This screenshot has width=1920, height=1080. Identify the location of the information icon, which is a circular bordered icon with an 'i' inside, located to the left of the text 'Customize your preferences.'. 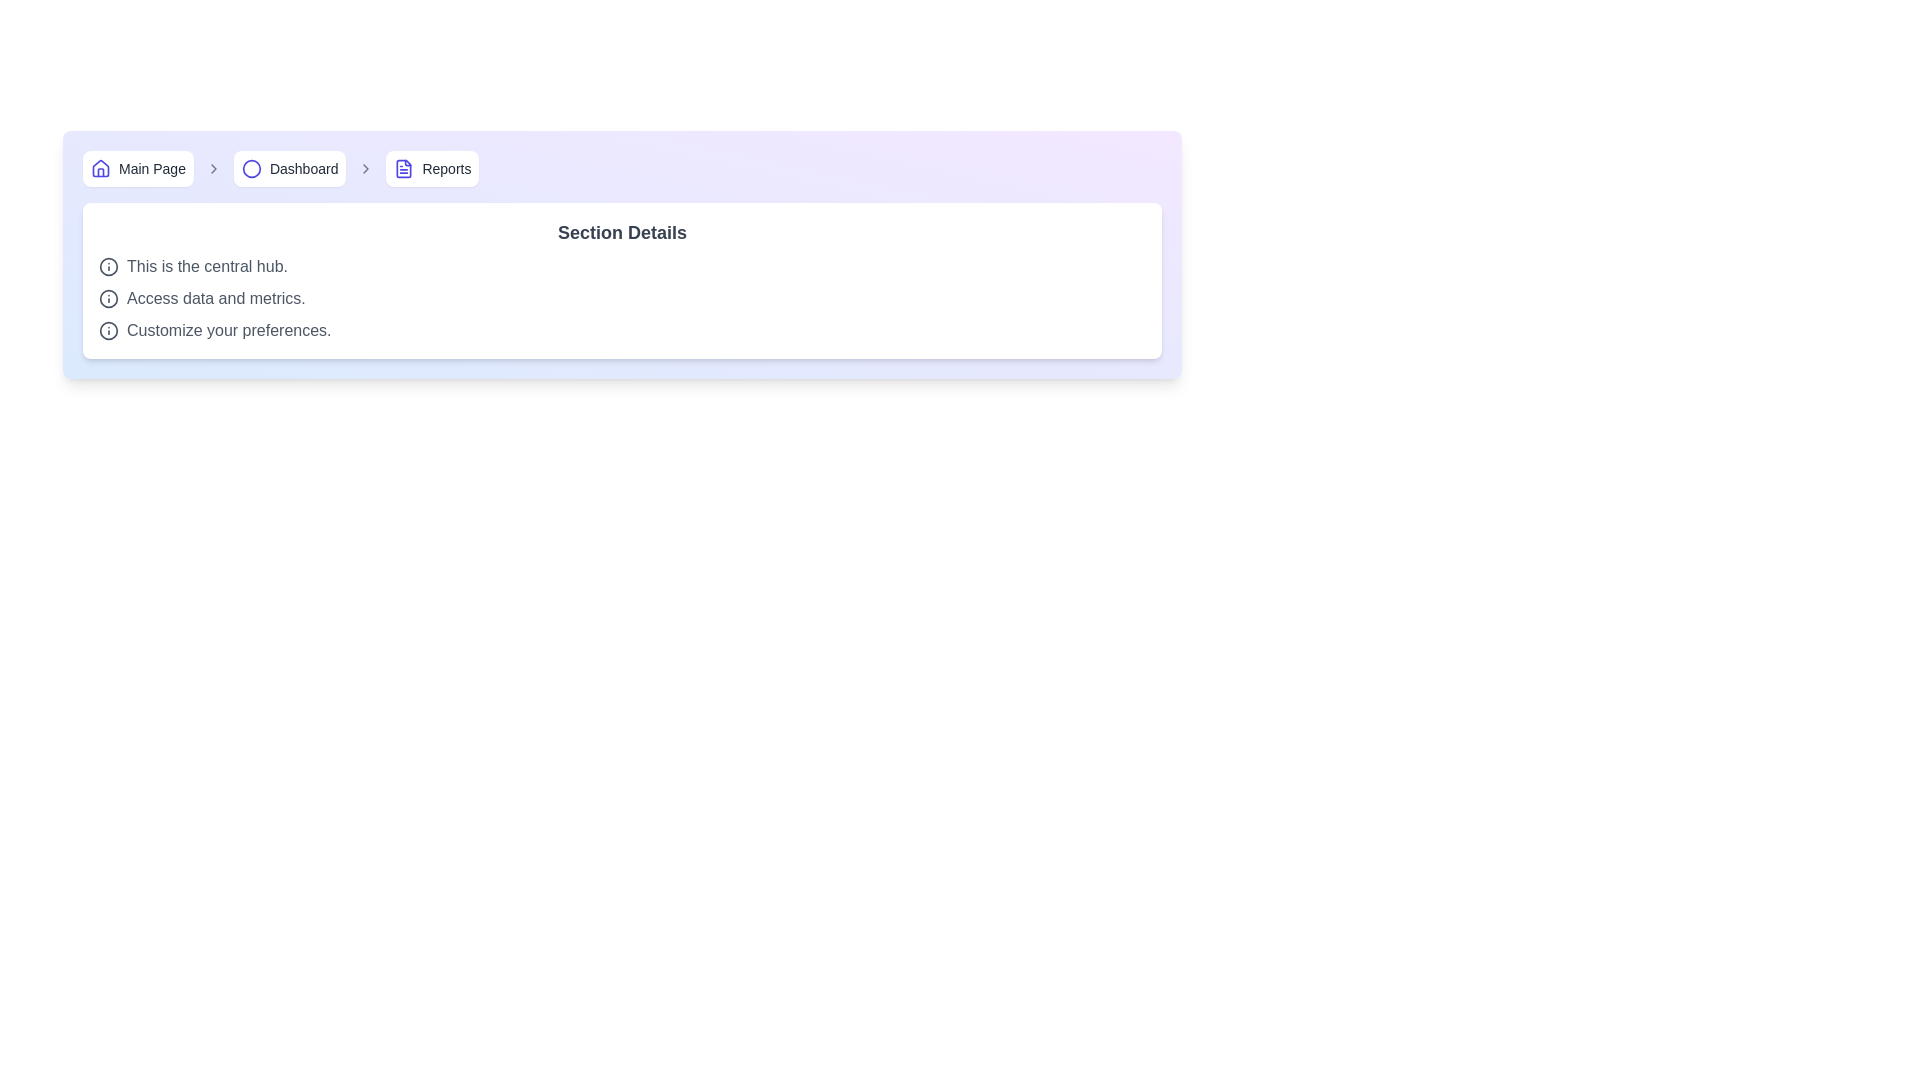
(108, 330).